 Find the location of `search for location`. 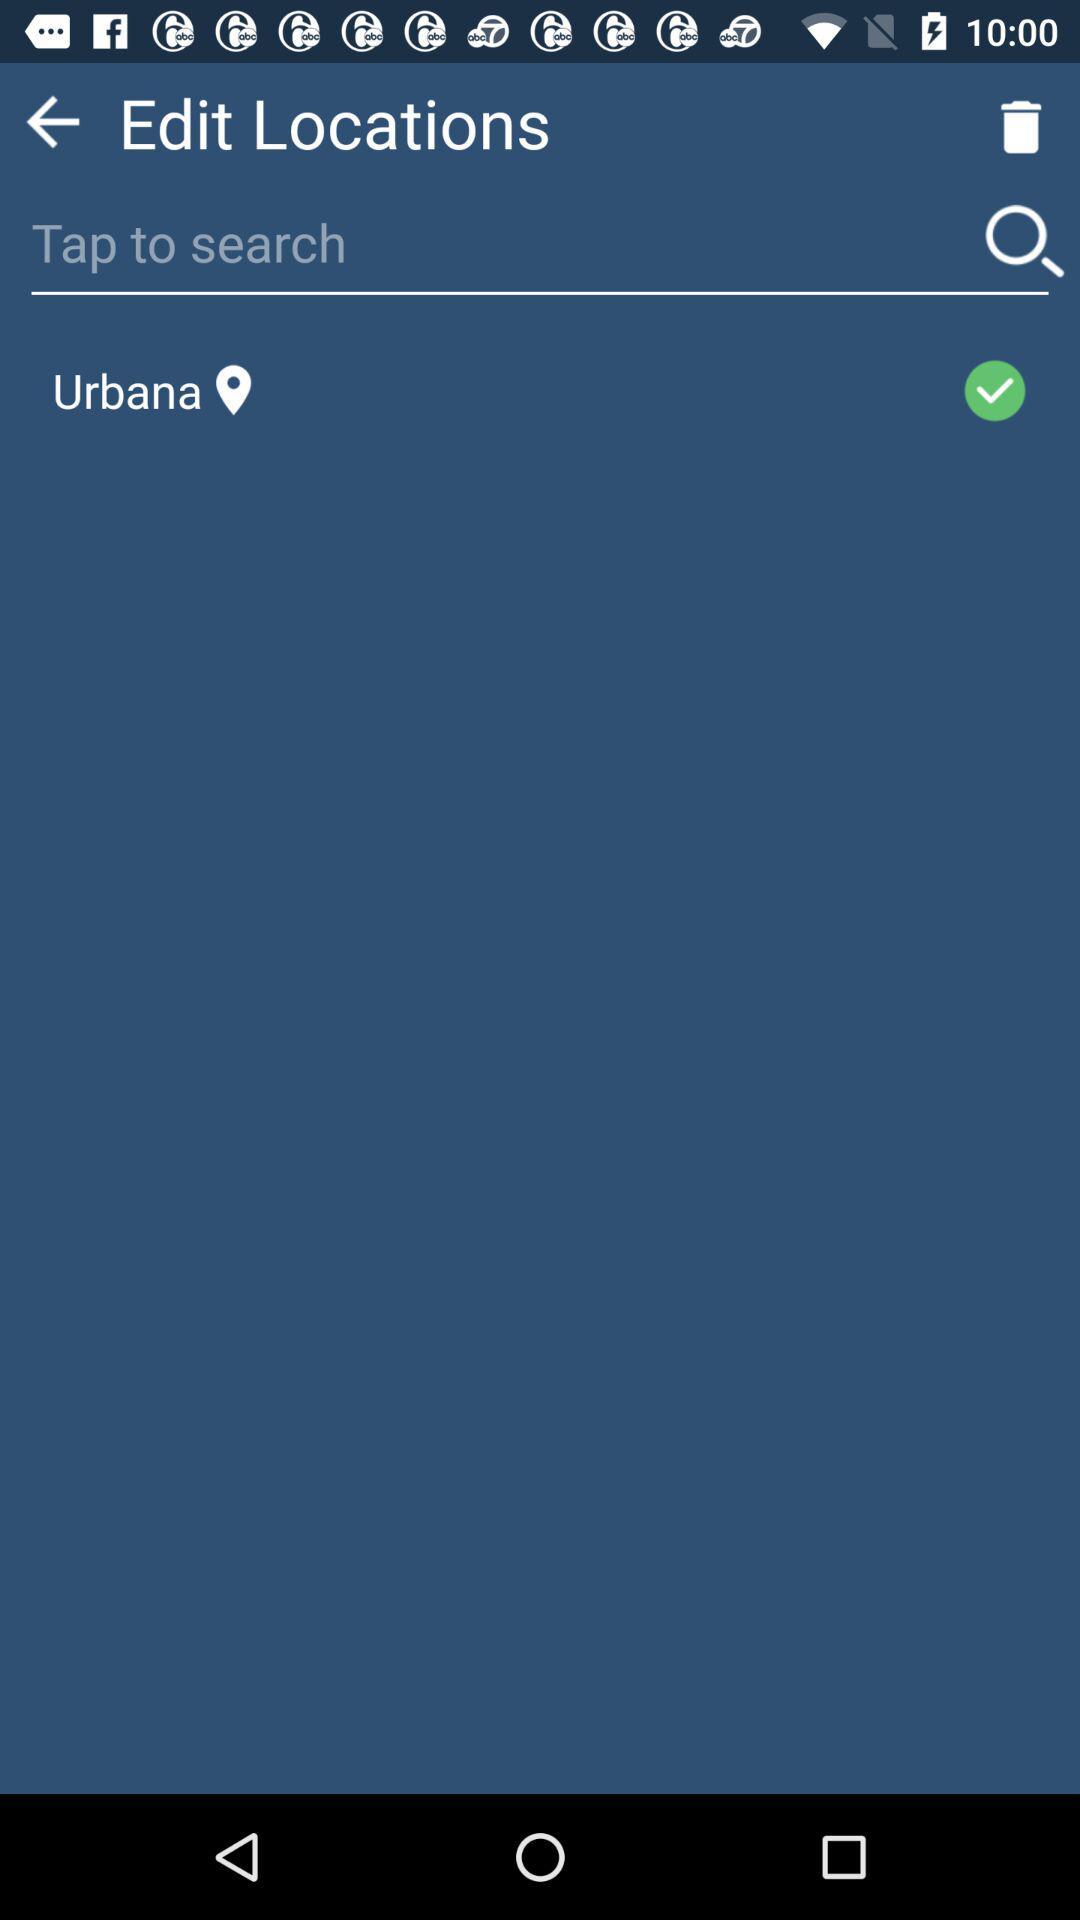

search for location is located at coordinates (1024, 240).